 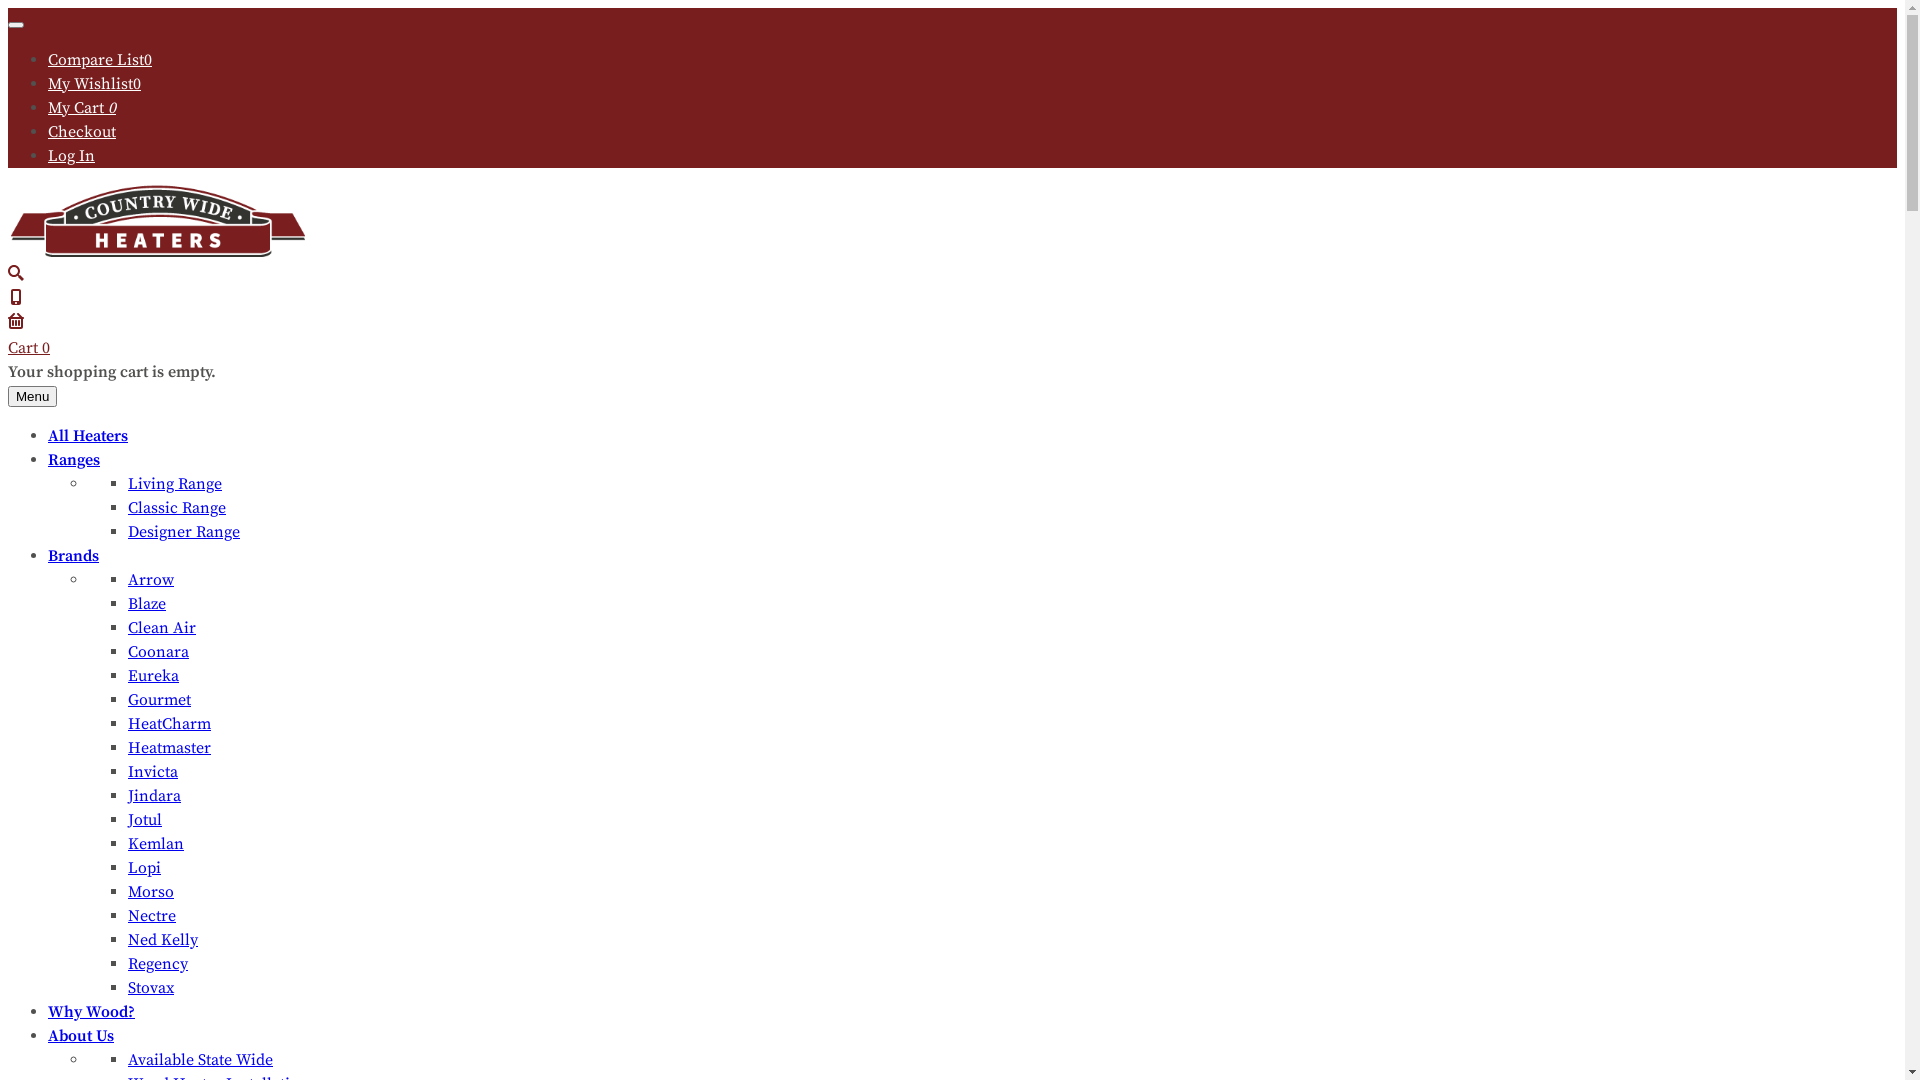 I want to click on 'All Heaters', so click(x=86, y=434).